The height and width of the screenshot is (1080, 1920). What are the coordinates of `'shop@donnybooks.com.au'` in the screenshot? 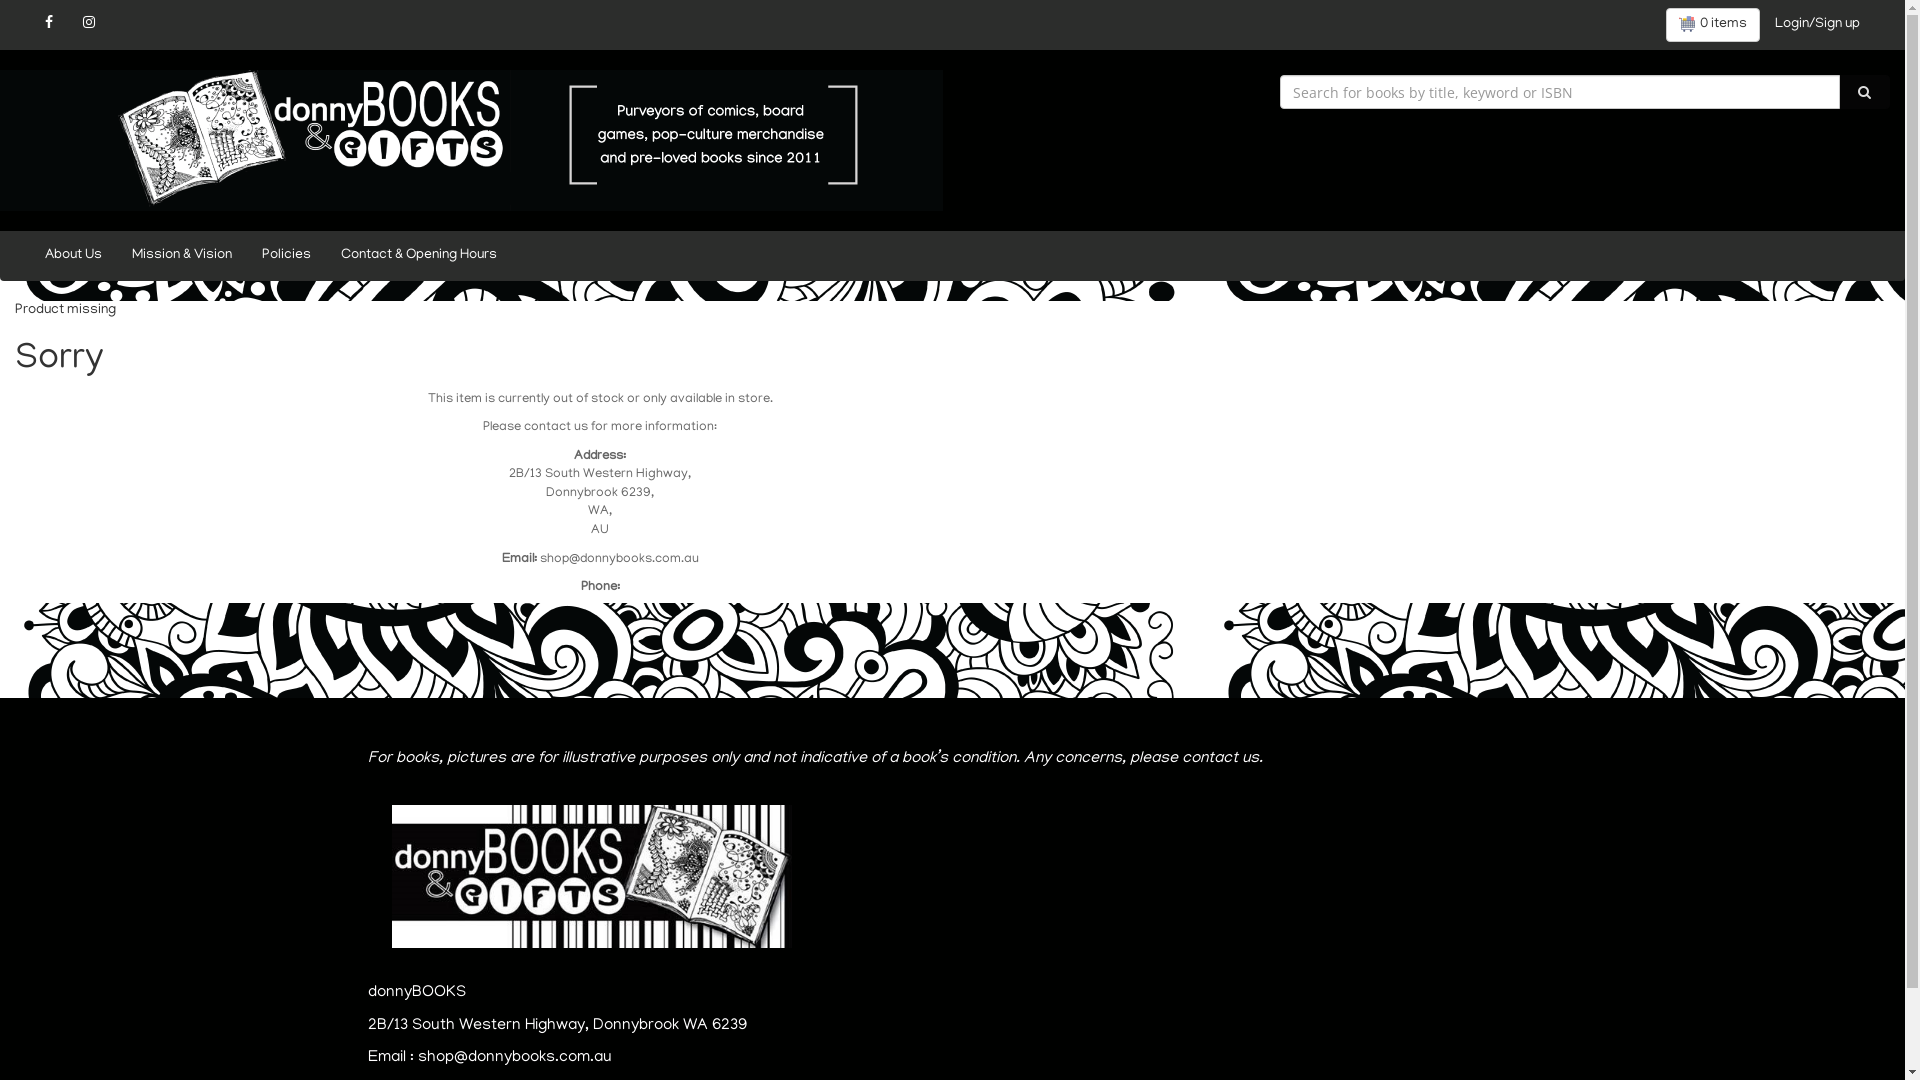 It's located at (618, 559).